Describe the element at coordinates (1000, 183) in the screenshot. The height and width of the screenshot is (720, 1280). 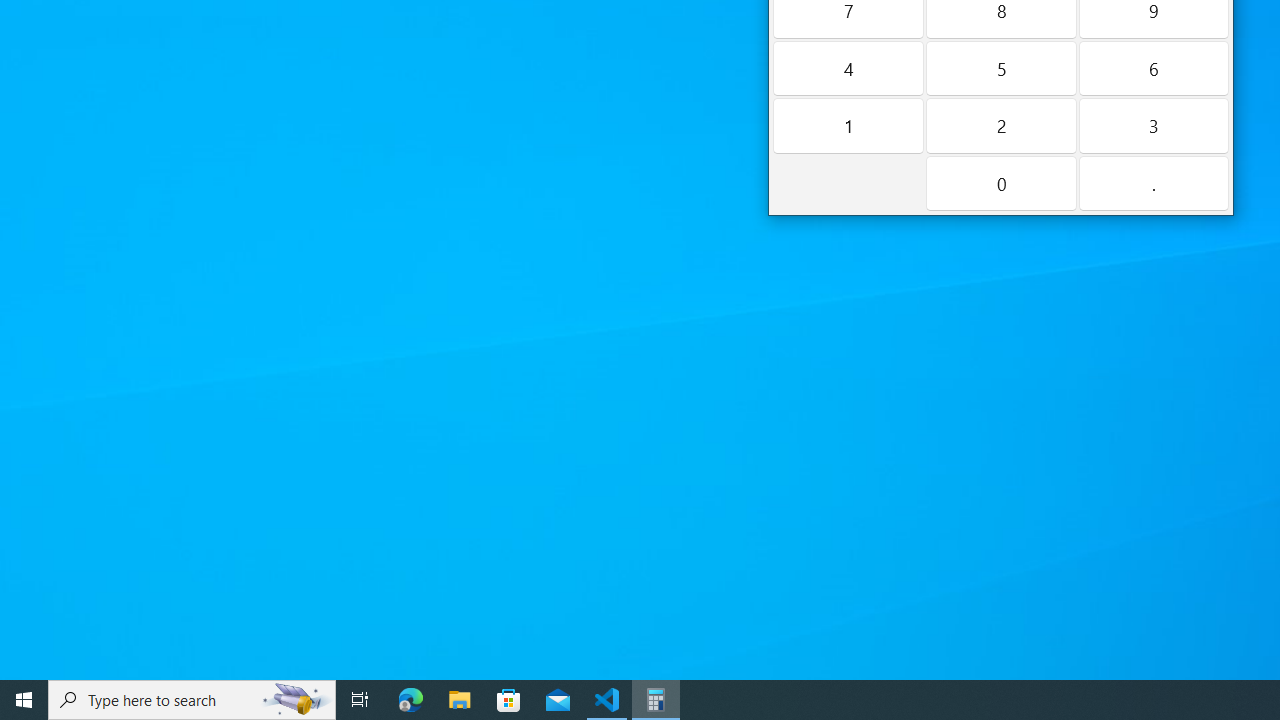
I see `'Zero'` at that location.